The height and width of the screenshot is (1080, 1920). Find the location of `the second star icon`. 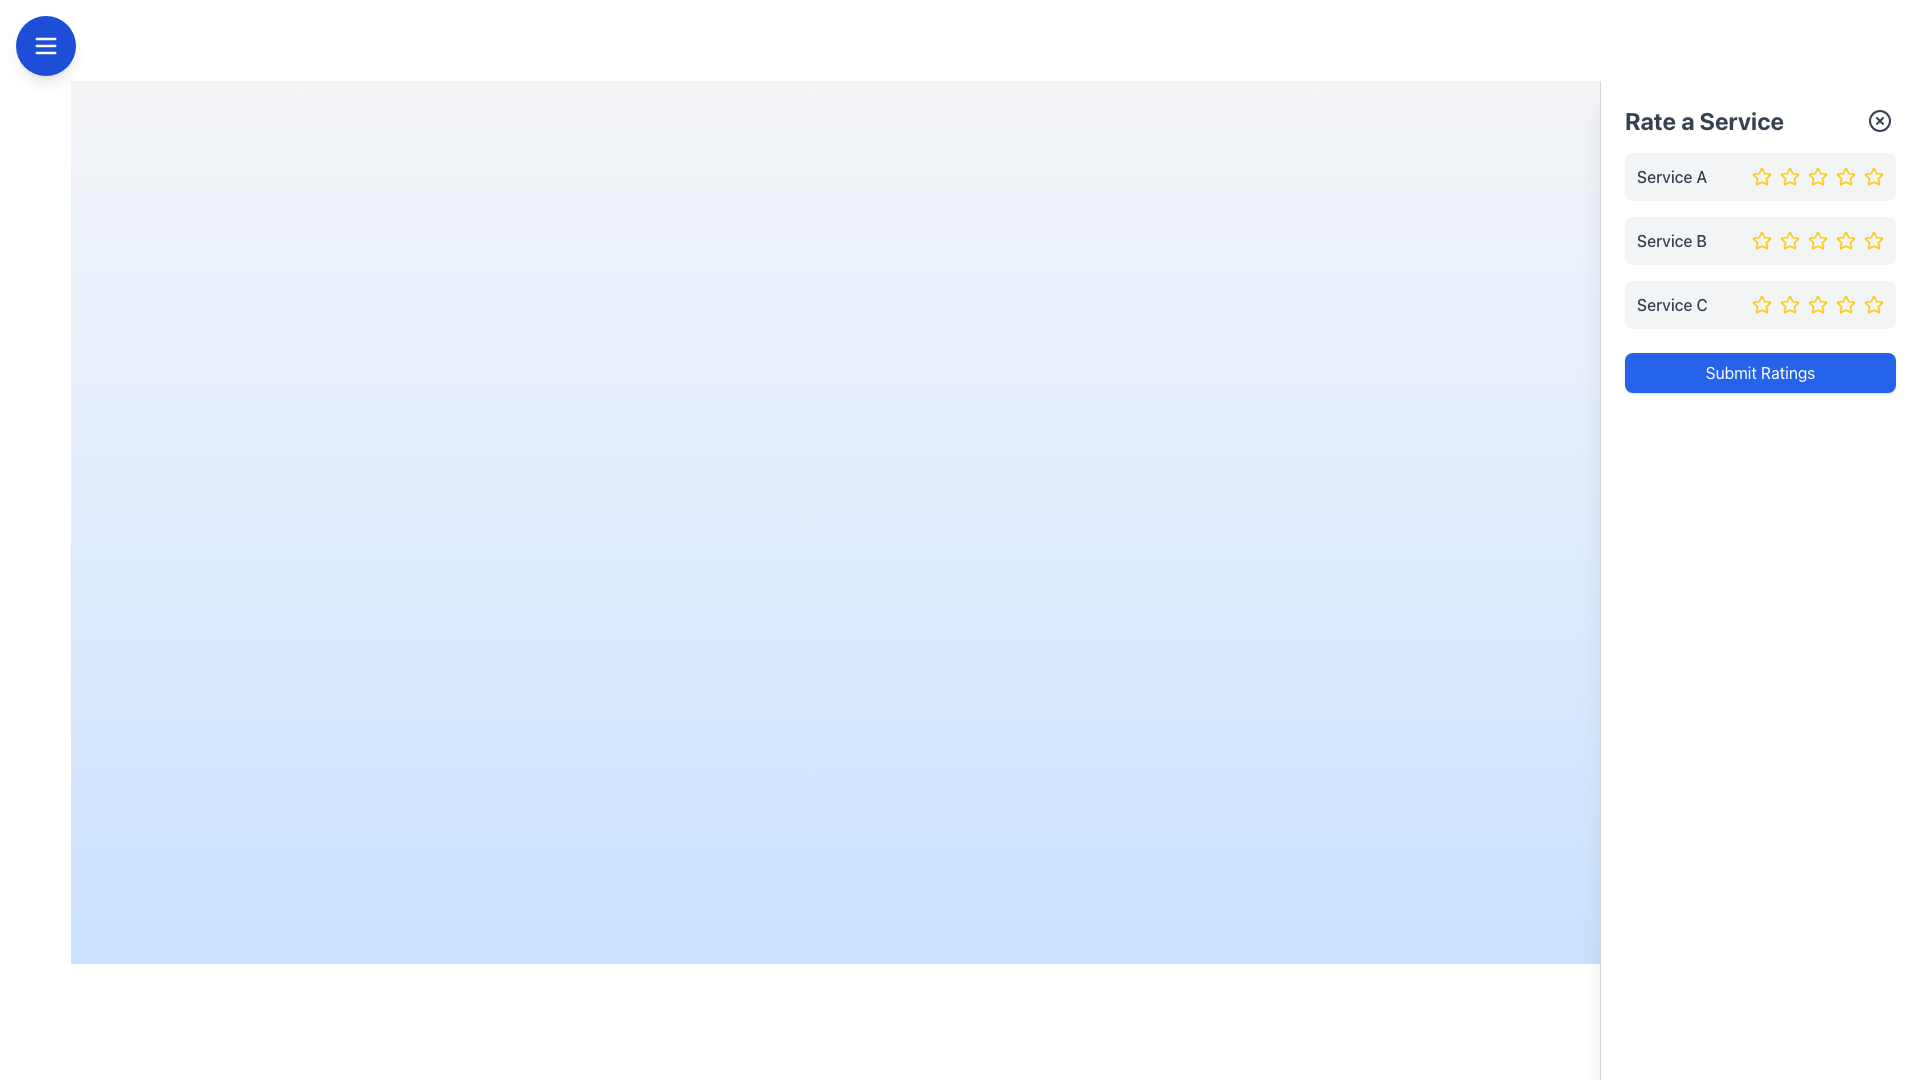

the second star icon is located at coordinates (1789, 304).